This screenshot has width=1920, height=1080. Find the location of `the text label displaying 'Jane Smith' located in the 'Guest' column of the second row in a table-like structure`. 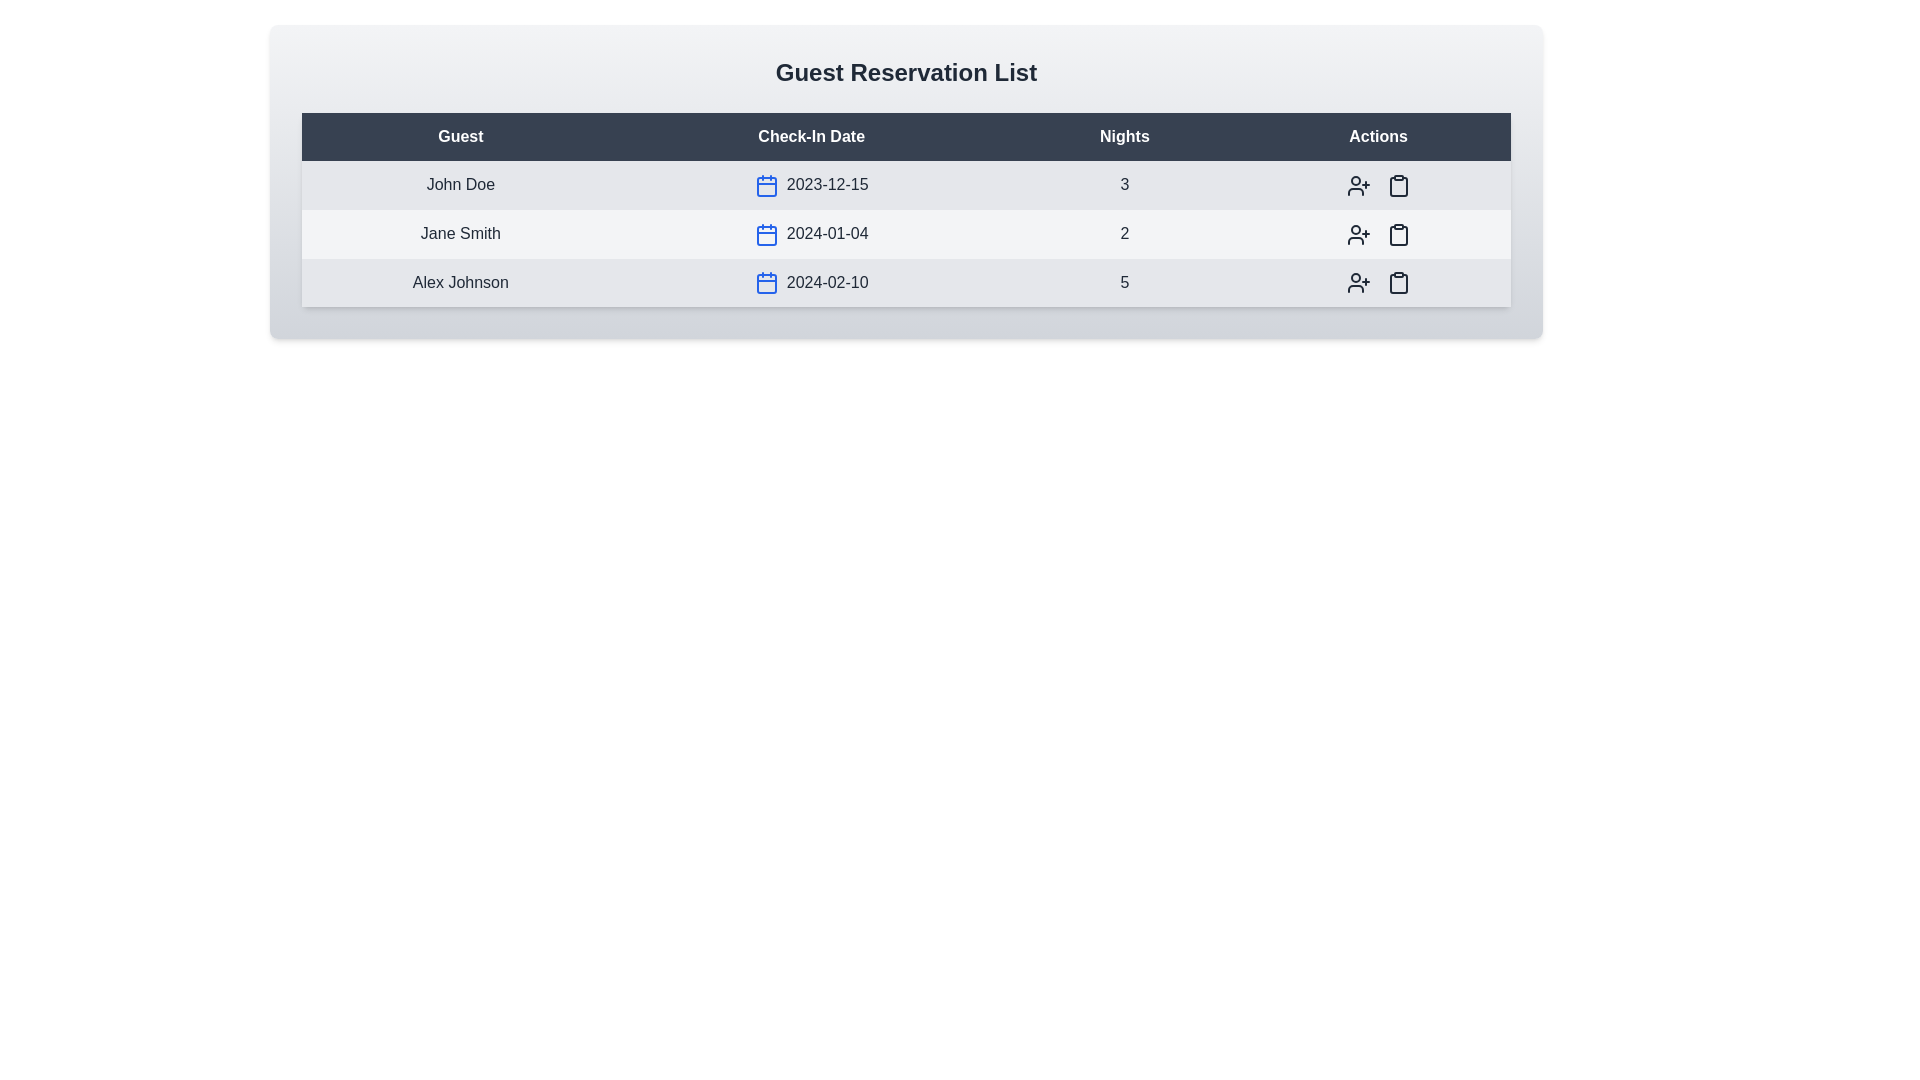

the text label displaying 'Jane Smith' located in the 'Guest' column of the second row in a table-like structure is located at coordinates (459, 233).